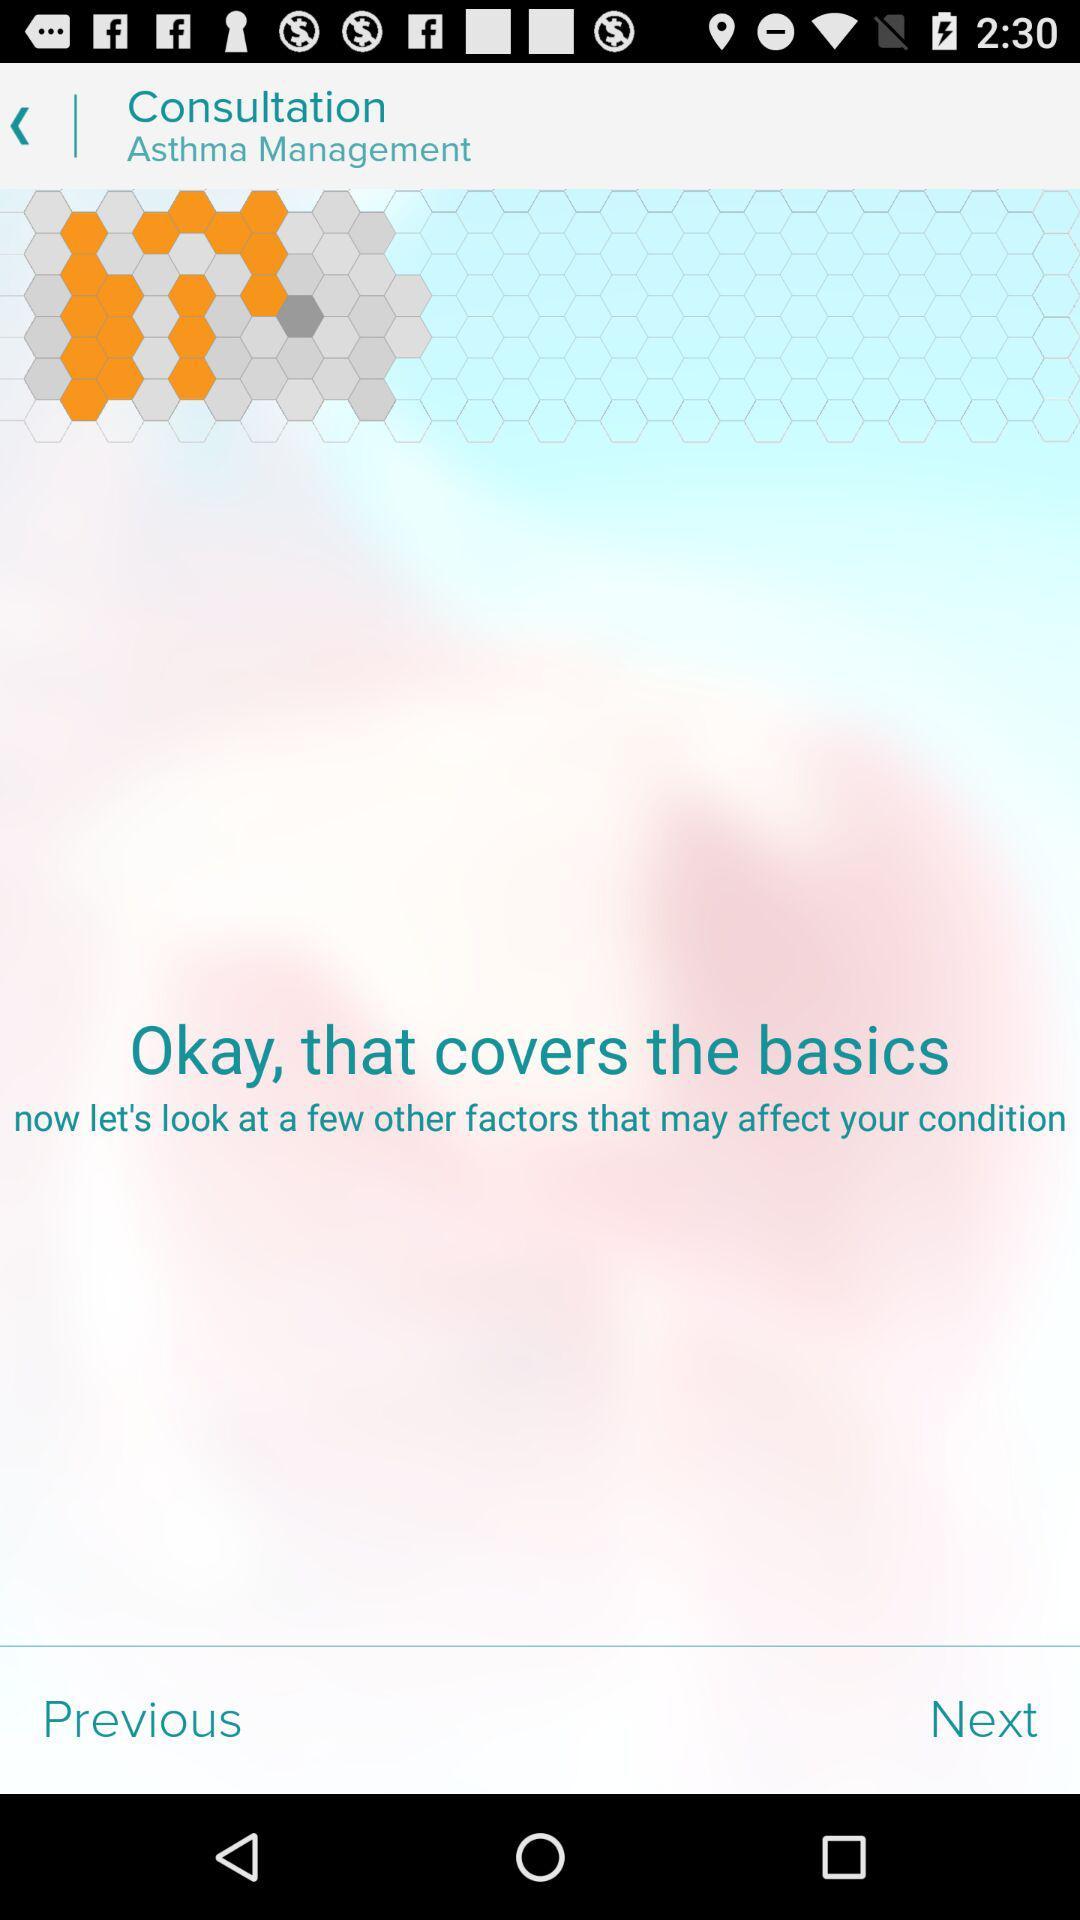  I want to click on previous at the bottom left corner, so click(270, 1719).